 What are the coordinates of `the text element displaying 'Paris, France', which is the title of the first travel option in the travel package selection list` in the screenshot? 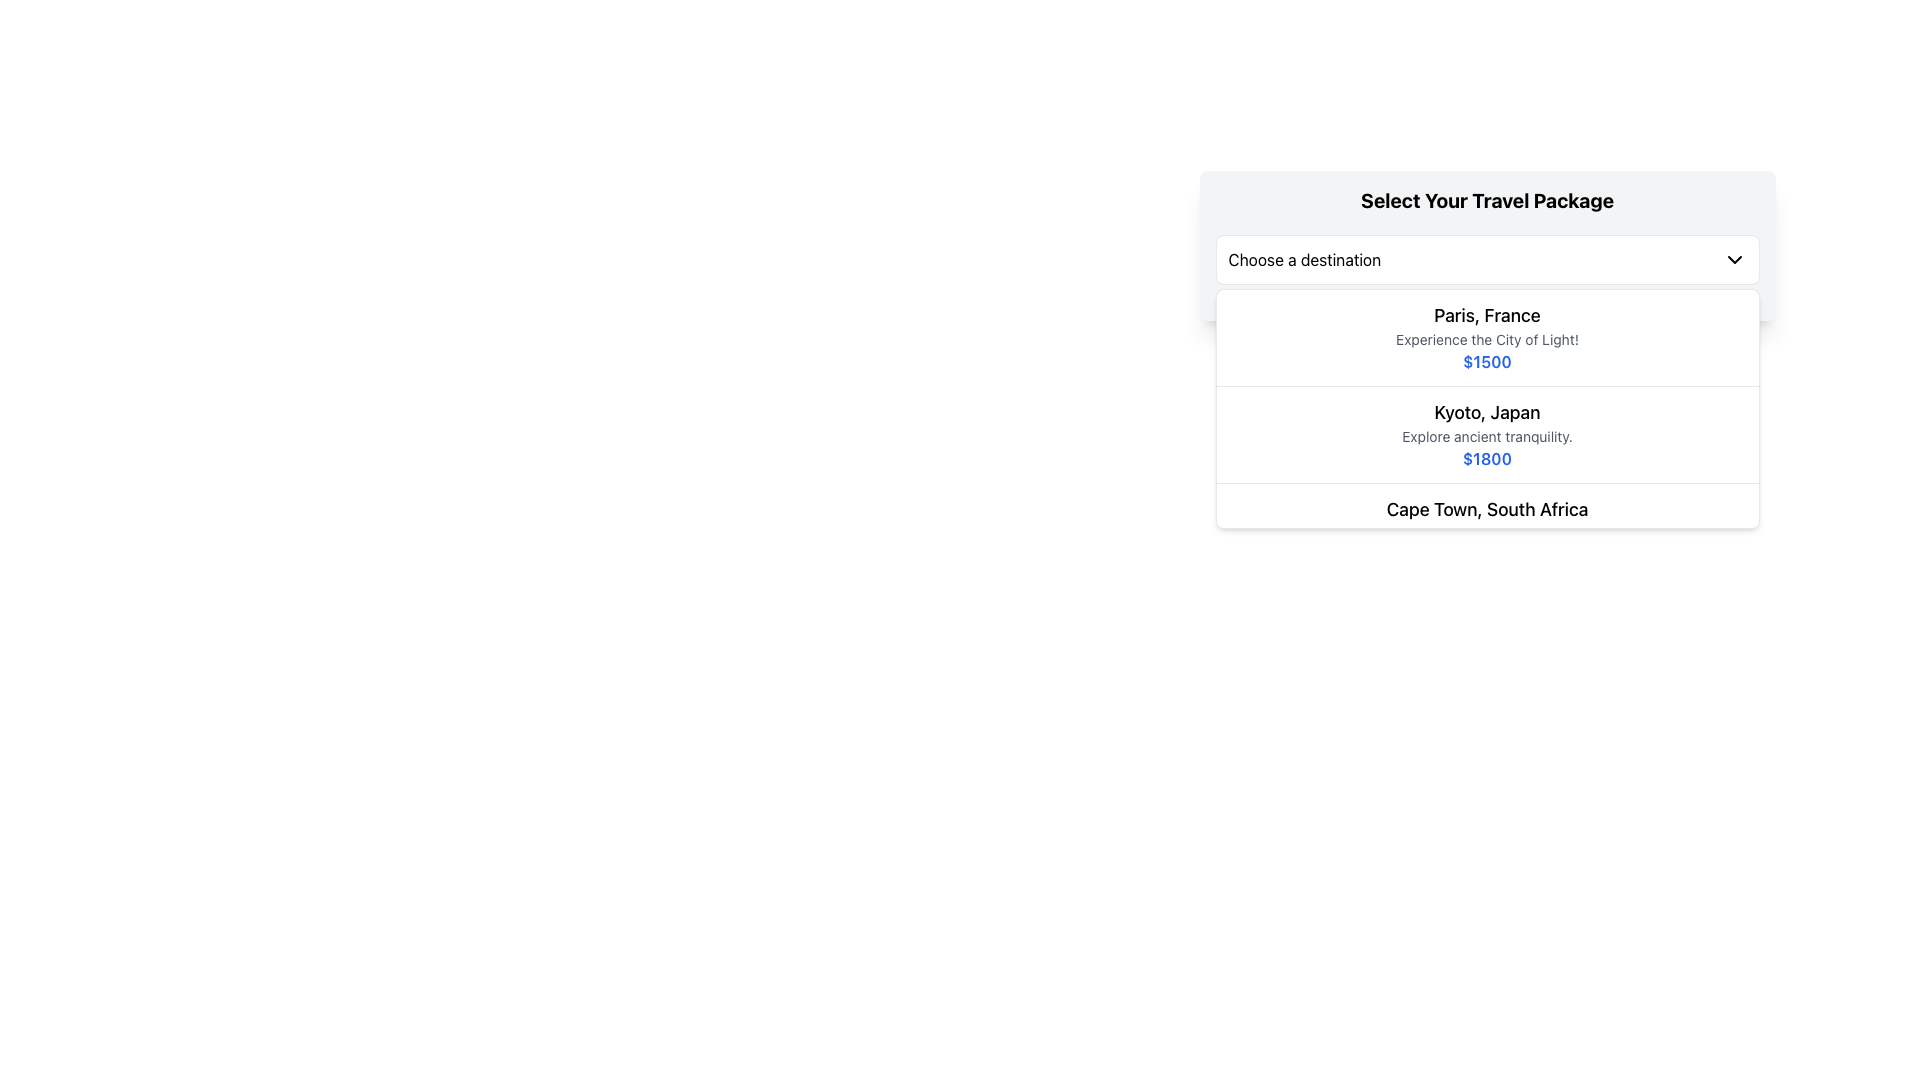 It's located at (1487, 315).